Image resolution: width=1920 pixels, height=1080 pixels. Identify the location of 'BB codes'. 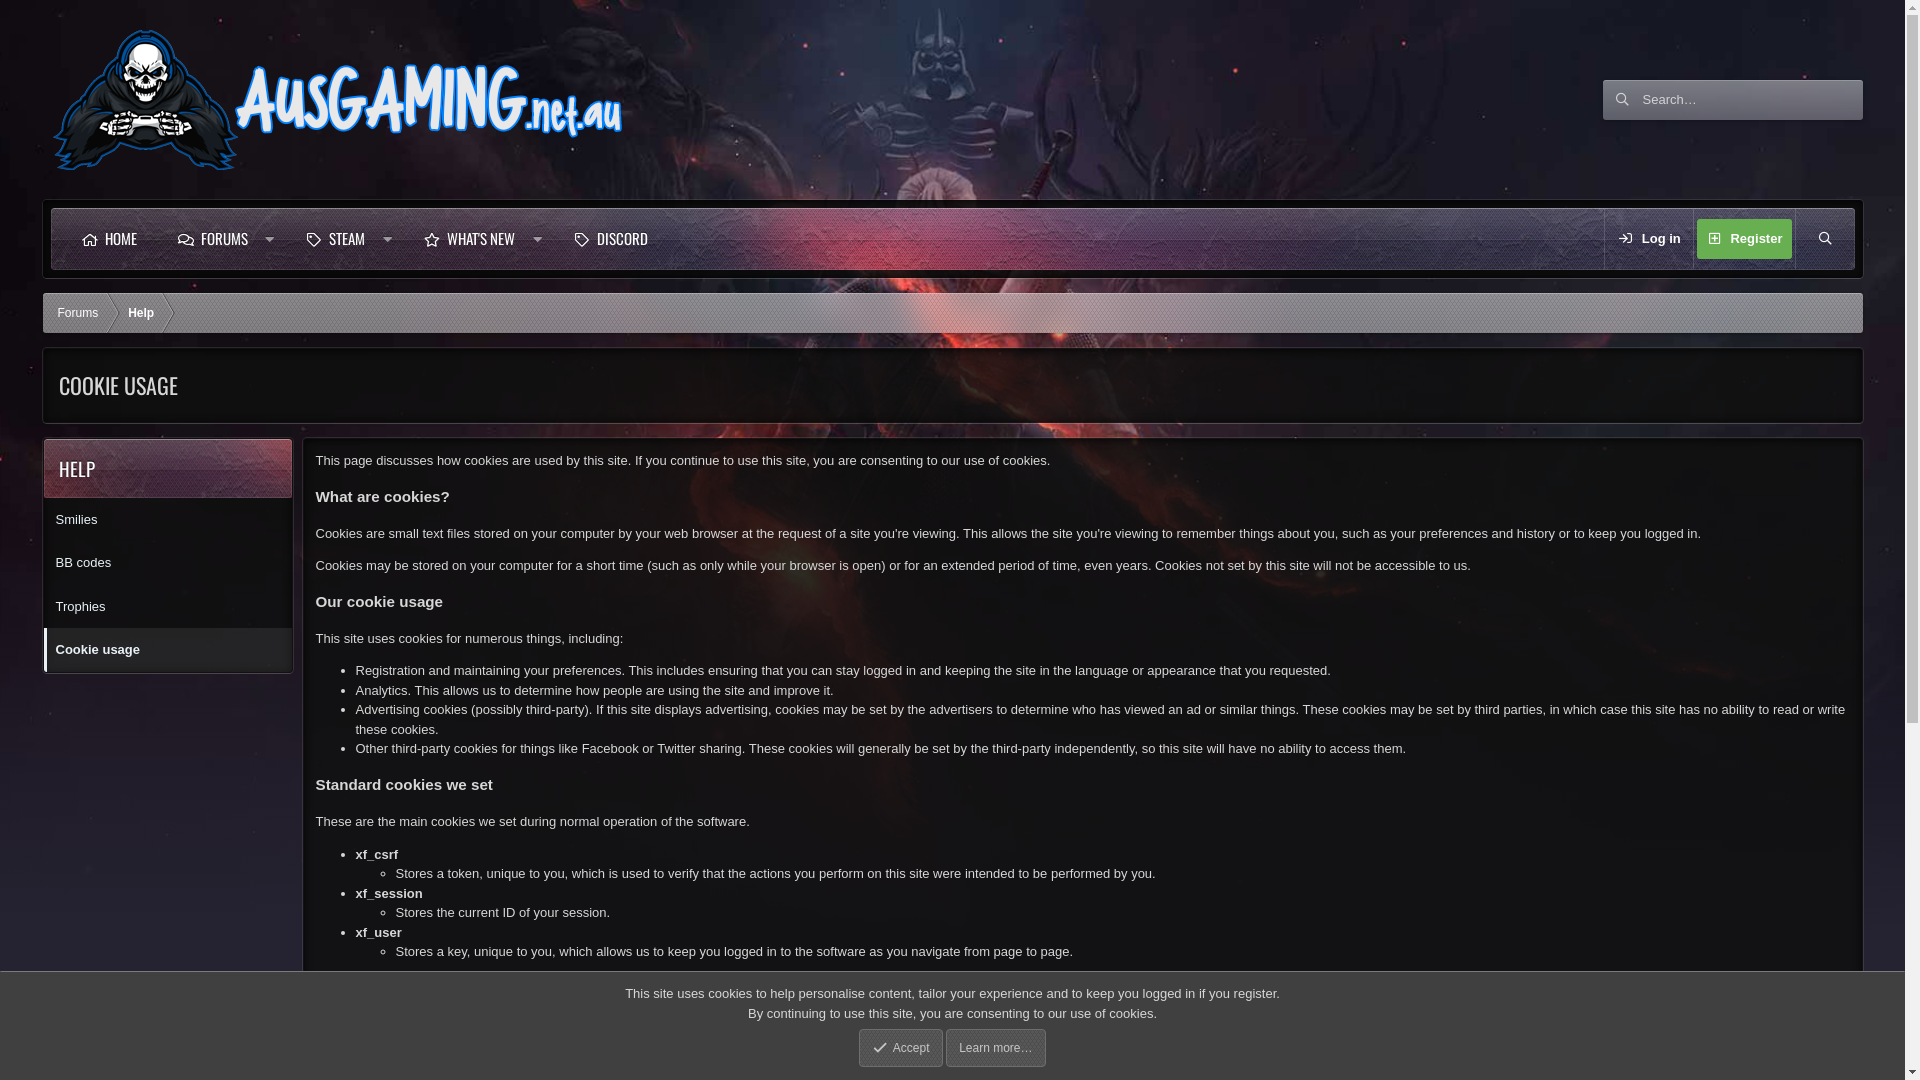
(168, 563).